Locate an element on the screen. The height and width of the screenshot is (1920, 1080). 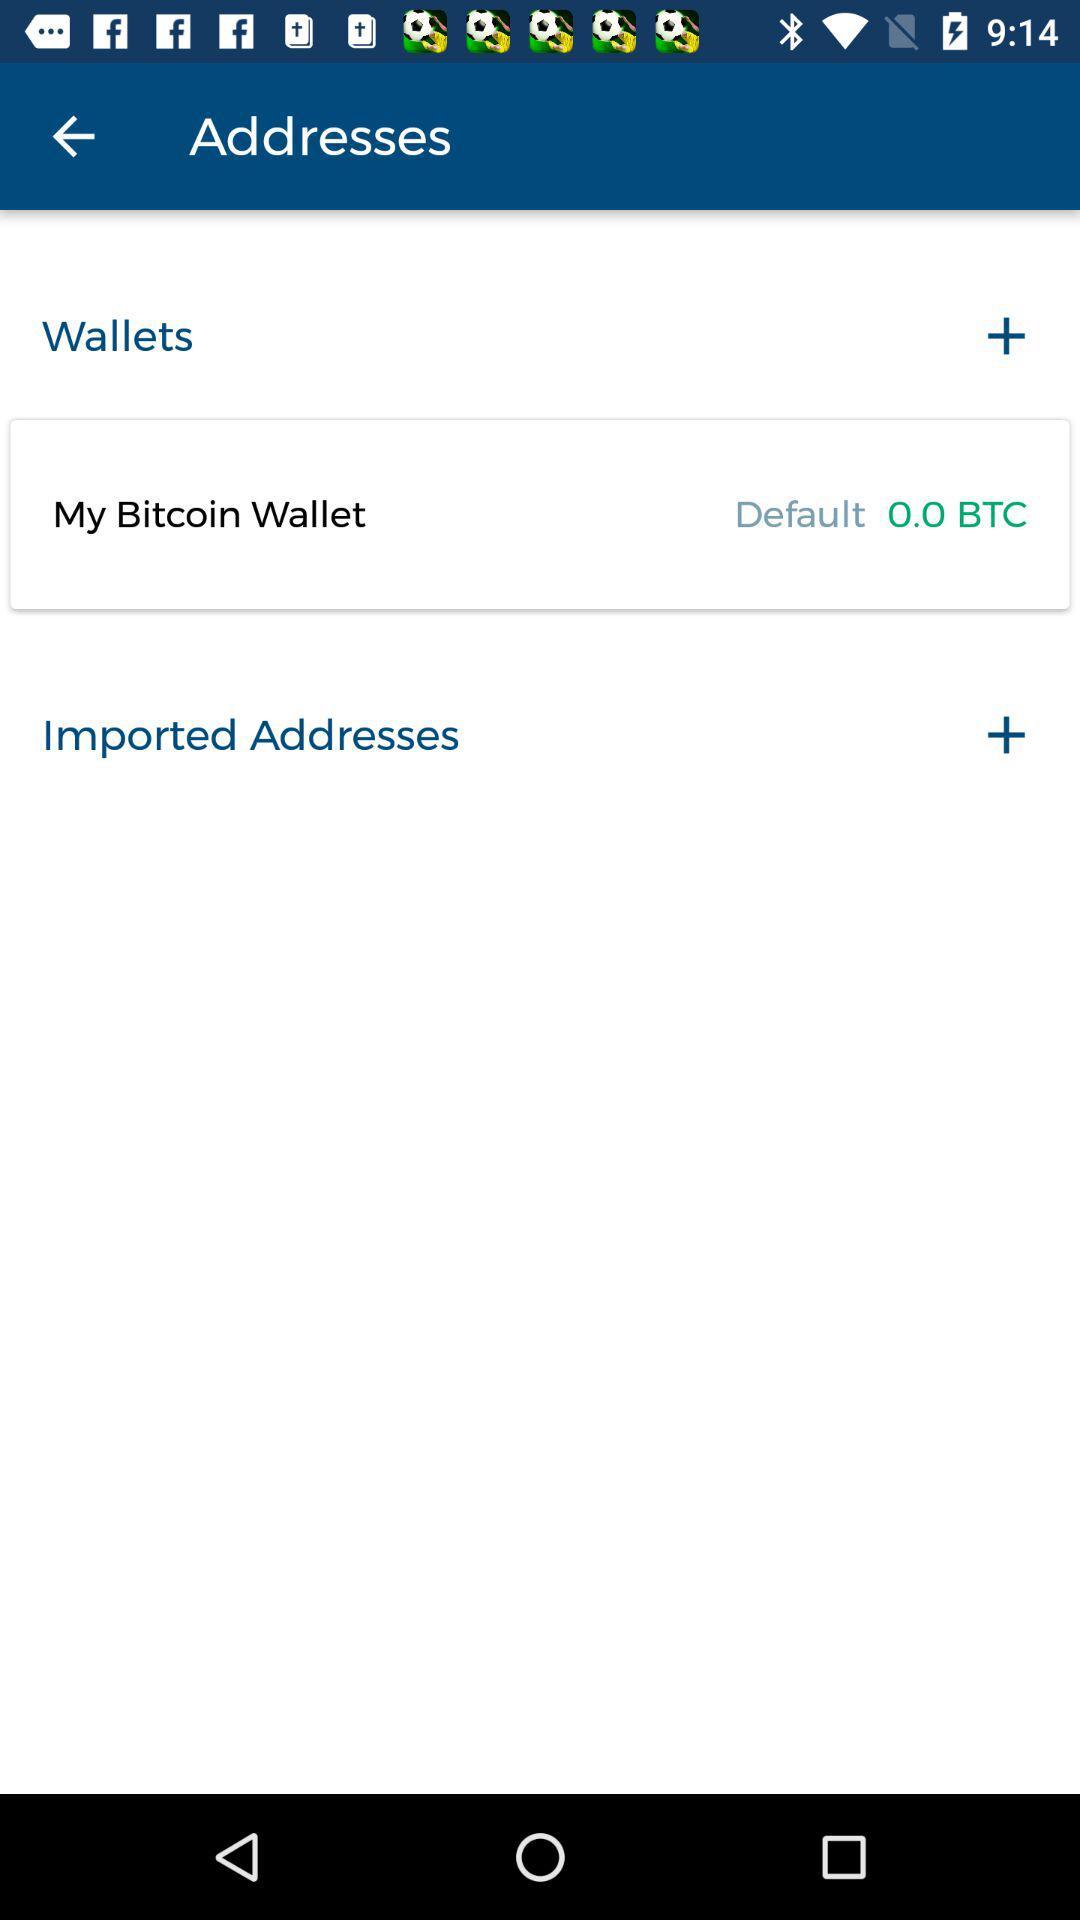
the icon next to addresses icon is located at coordinates (72, 135).